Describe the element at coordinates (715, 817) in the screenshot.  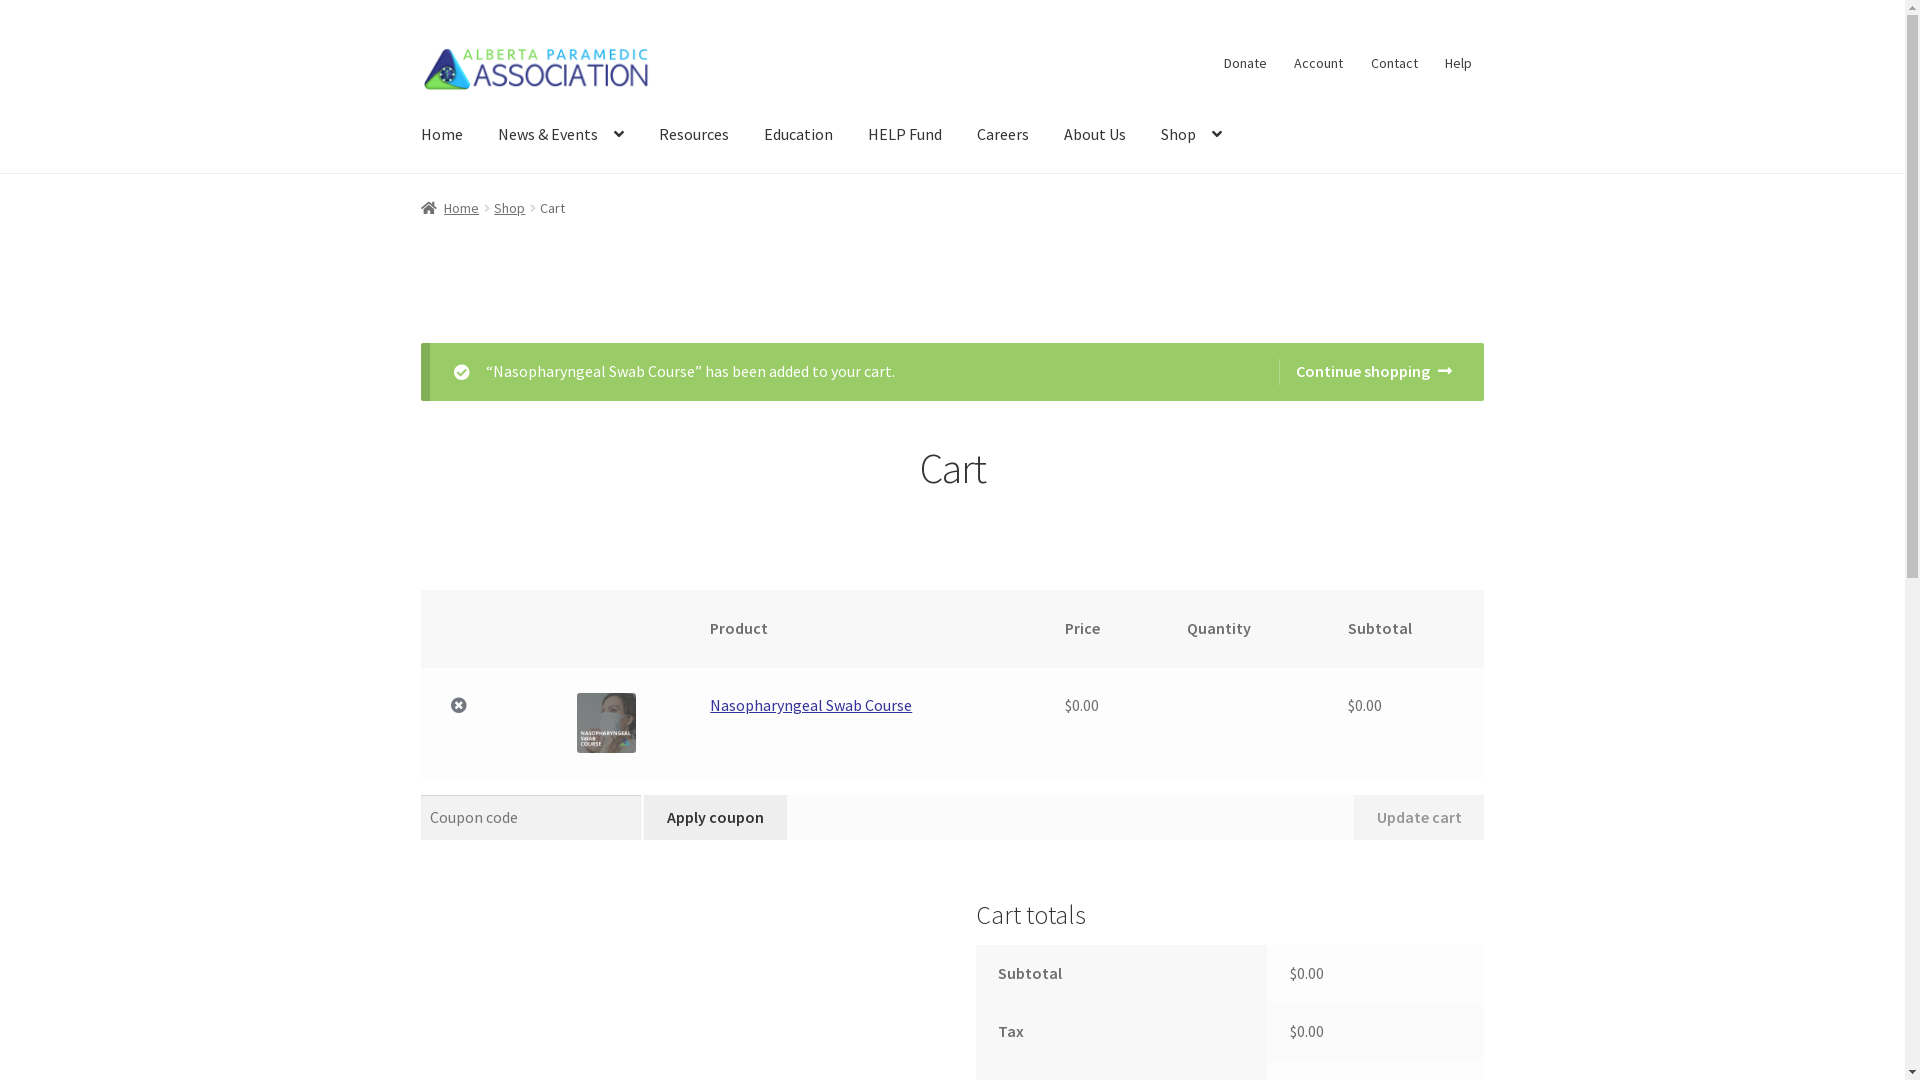
I see `'Apply coupon'` at that location.